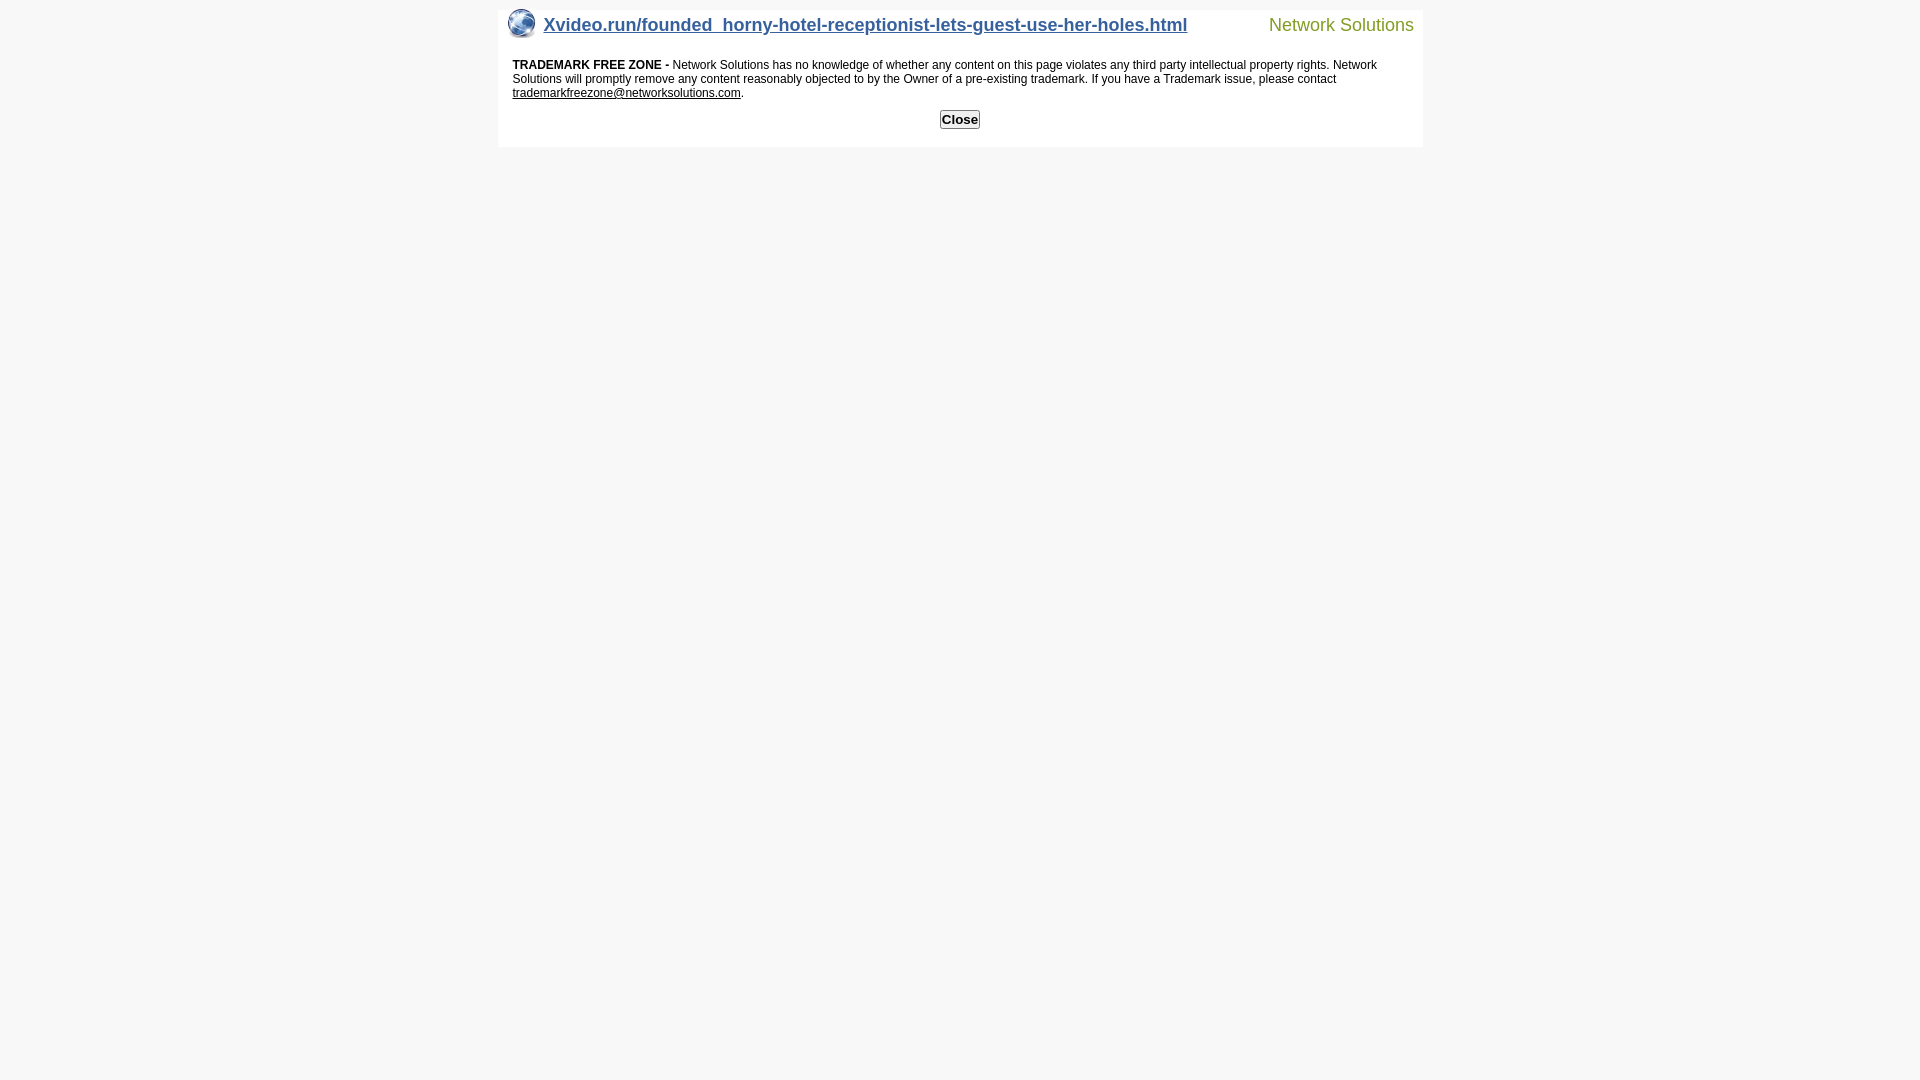 This screenshot has width=1920, height=1080. I want to click on 'Close', so click(960, 119).